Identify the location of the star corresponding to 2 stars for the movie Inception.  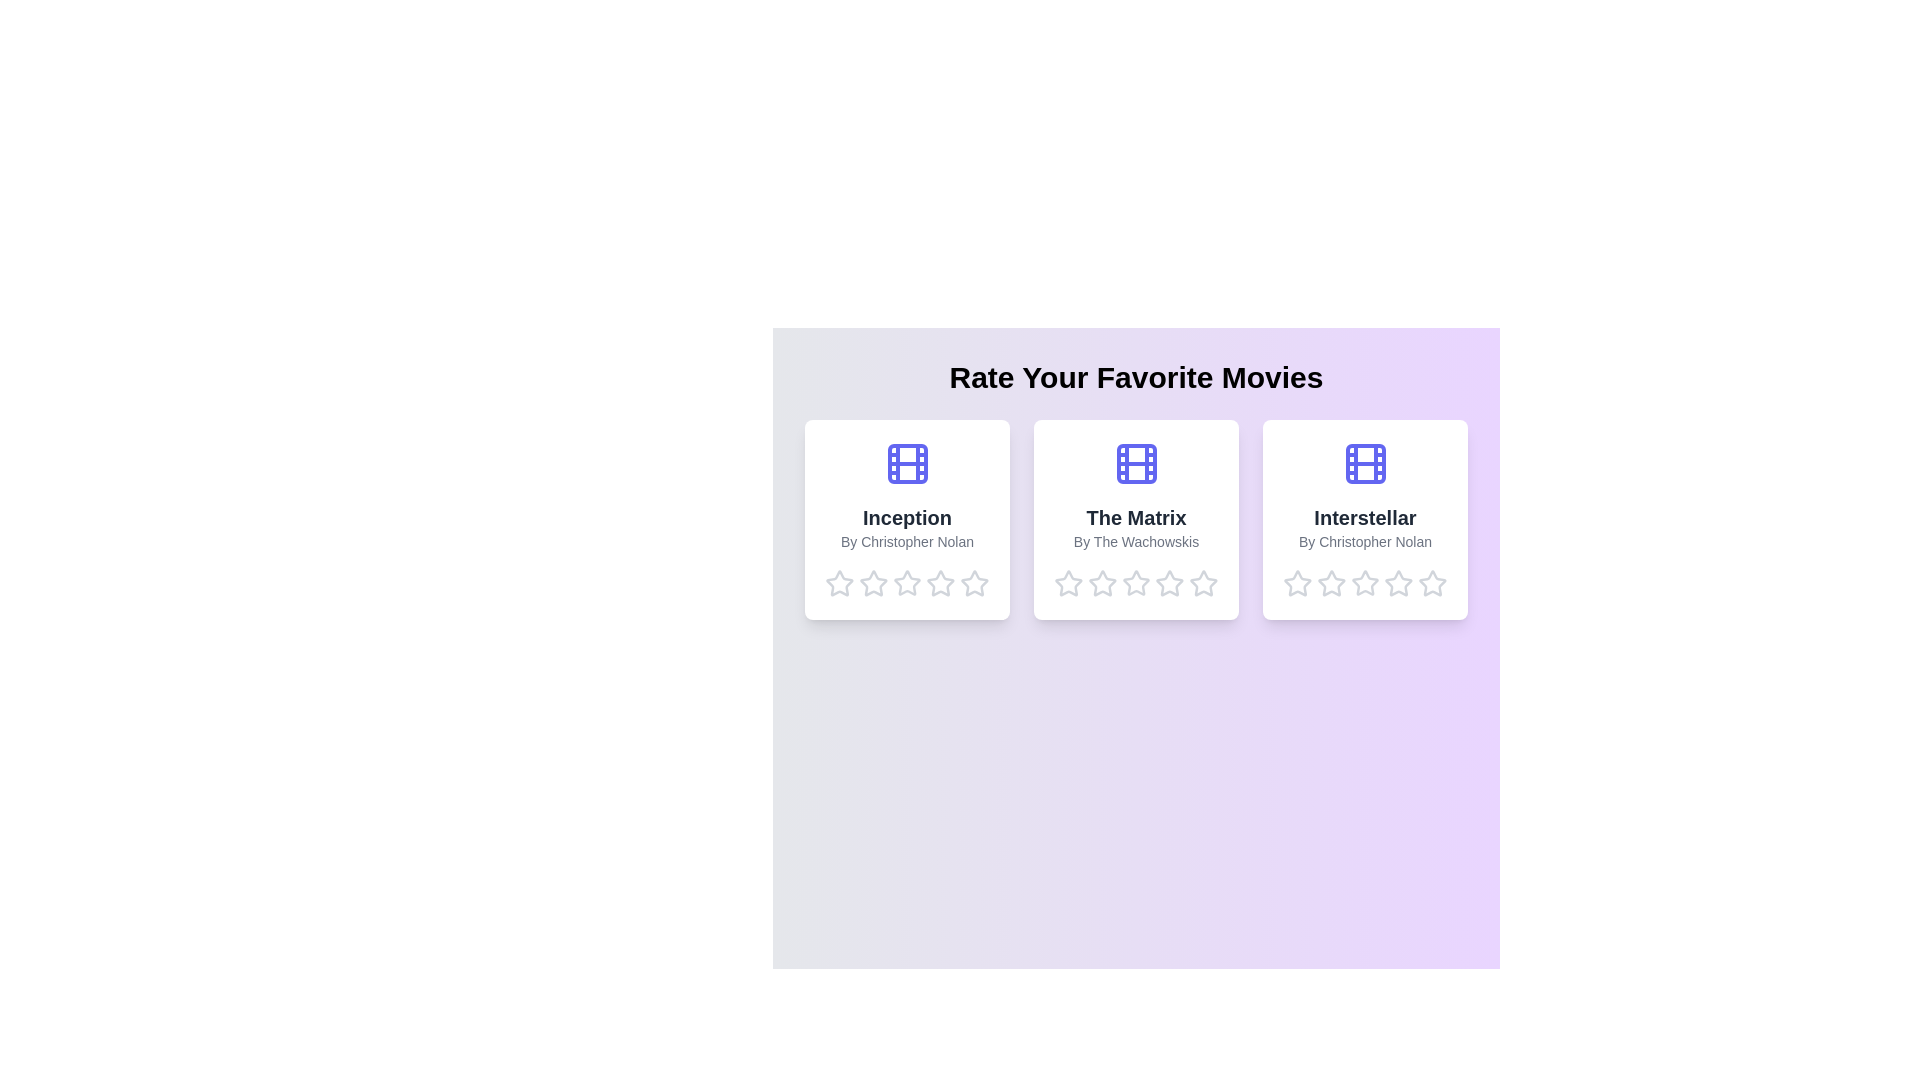
(873, 583).